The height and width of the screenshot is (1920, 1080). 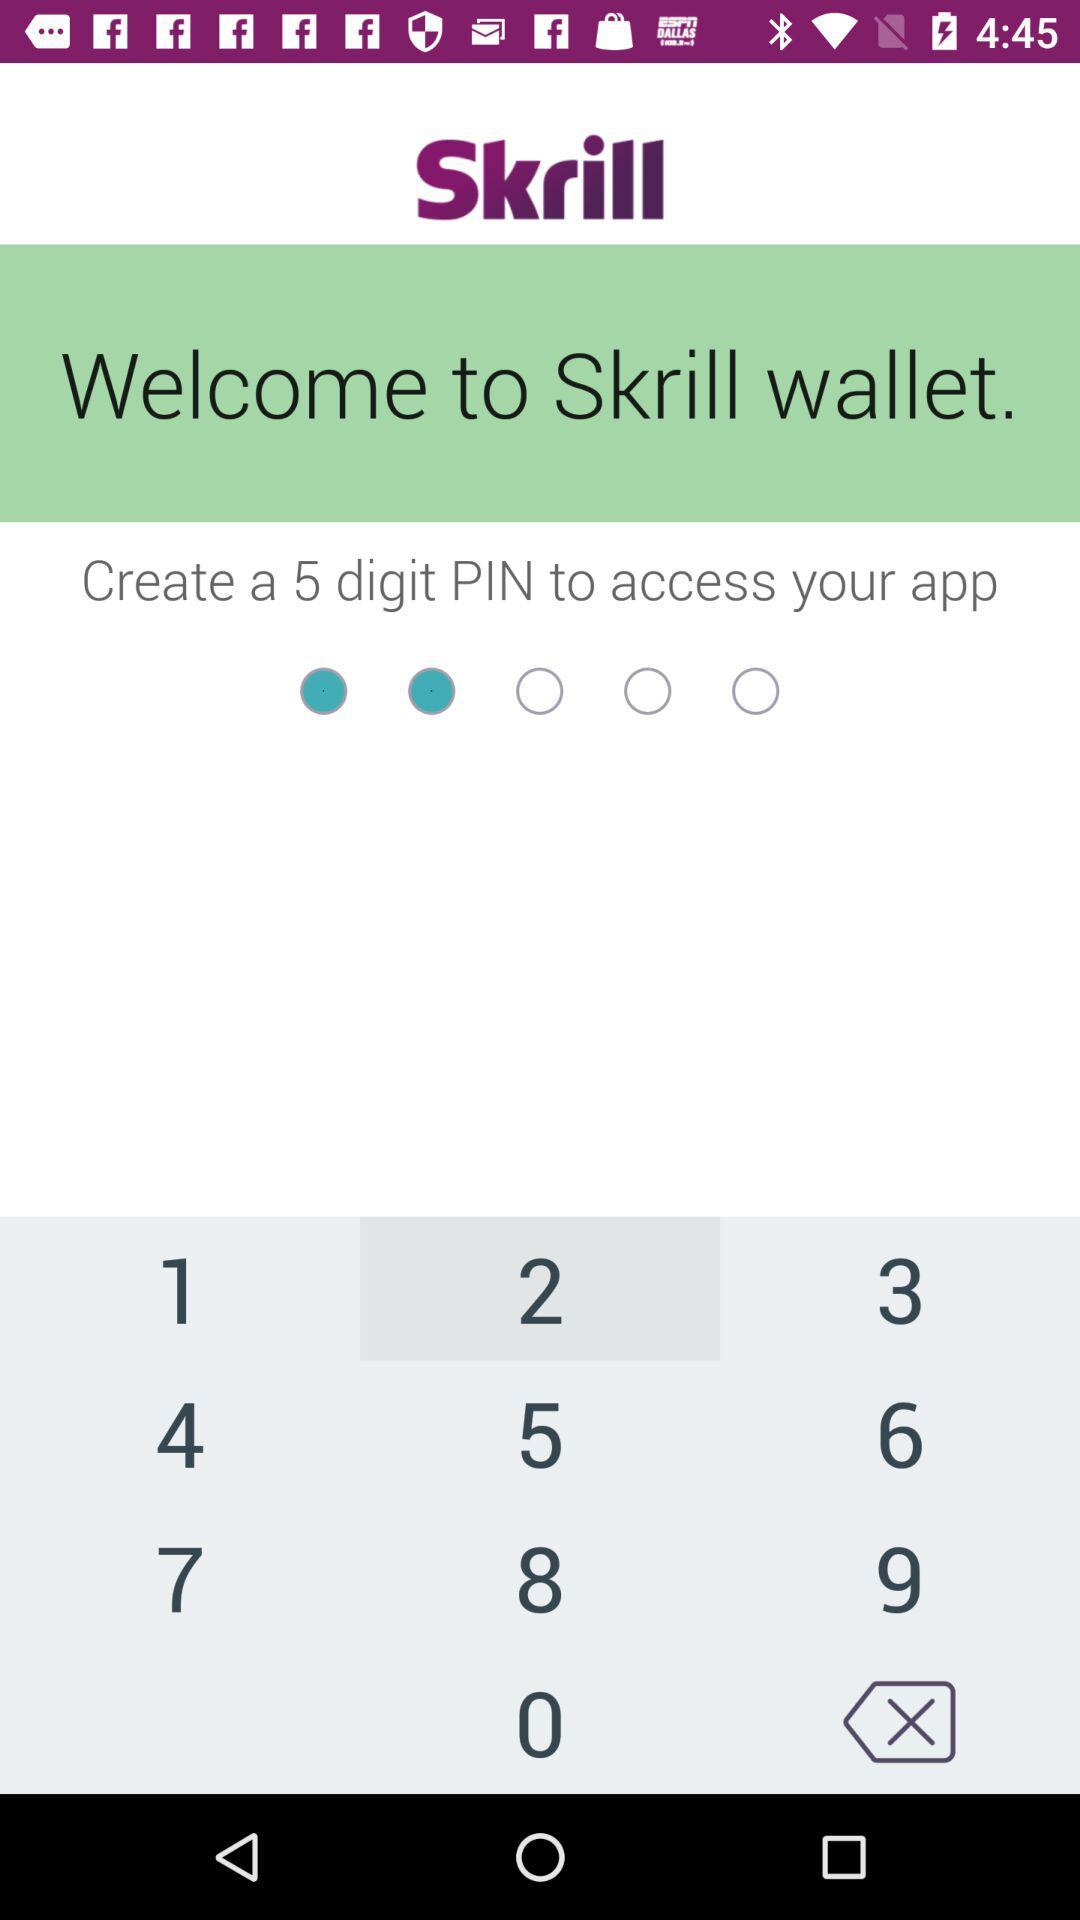 What do you see at coordinates (538, 691) in the screenshot?
I see `next pin number` at bounding box center [538, 691].